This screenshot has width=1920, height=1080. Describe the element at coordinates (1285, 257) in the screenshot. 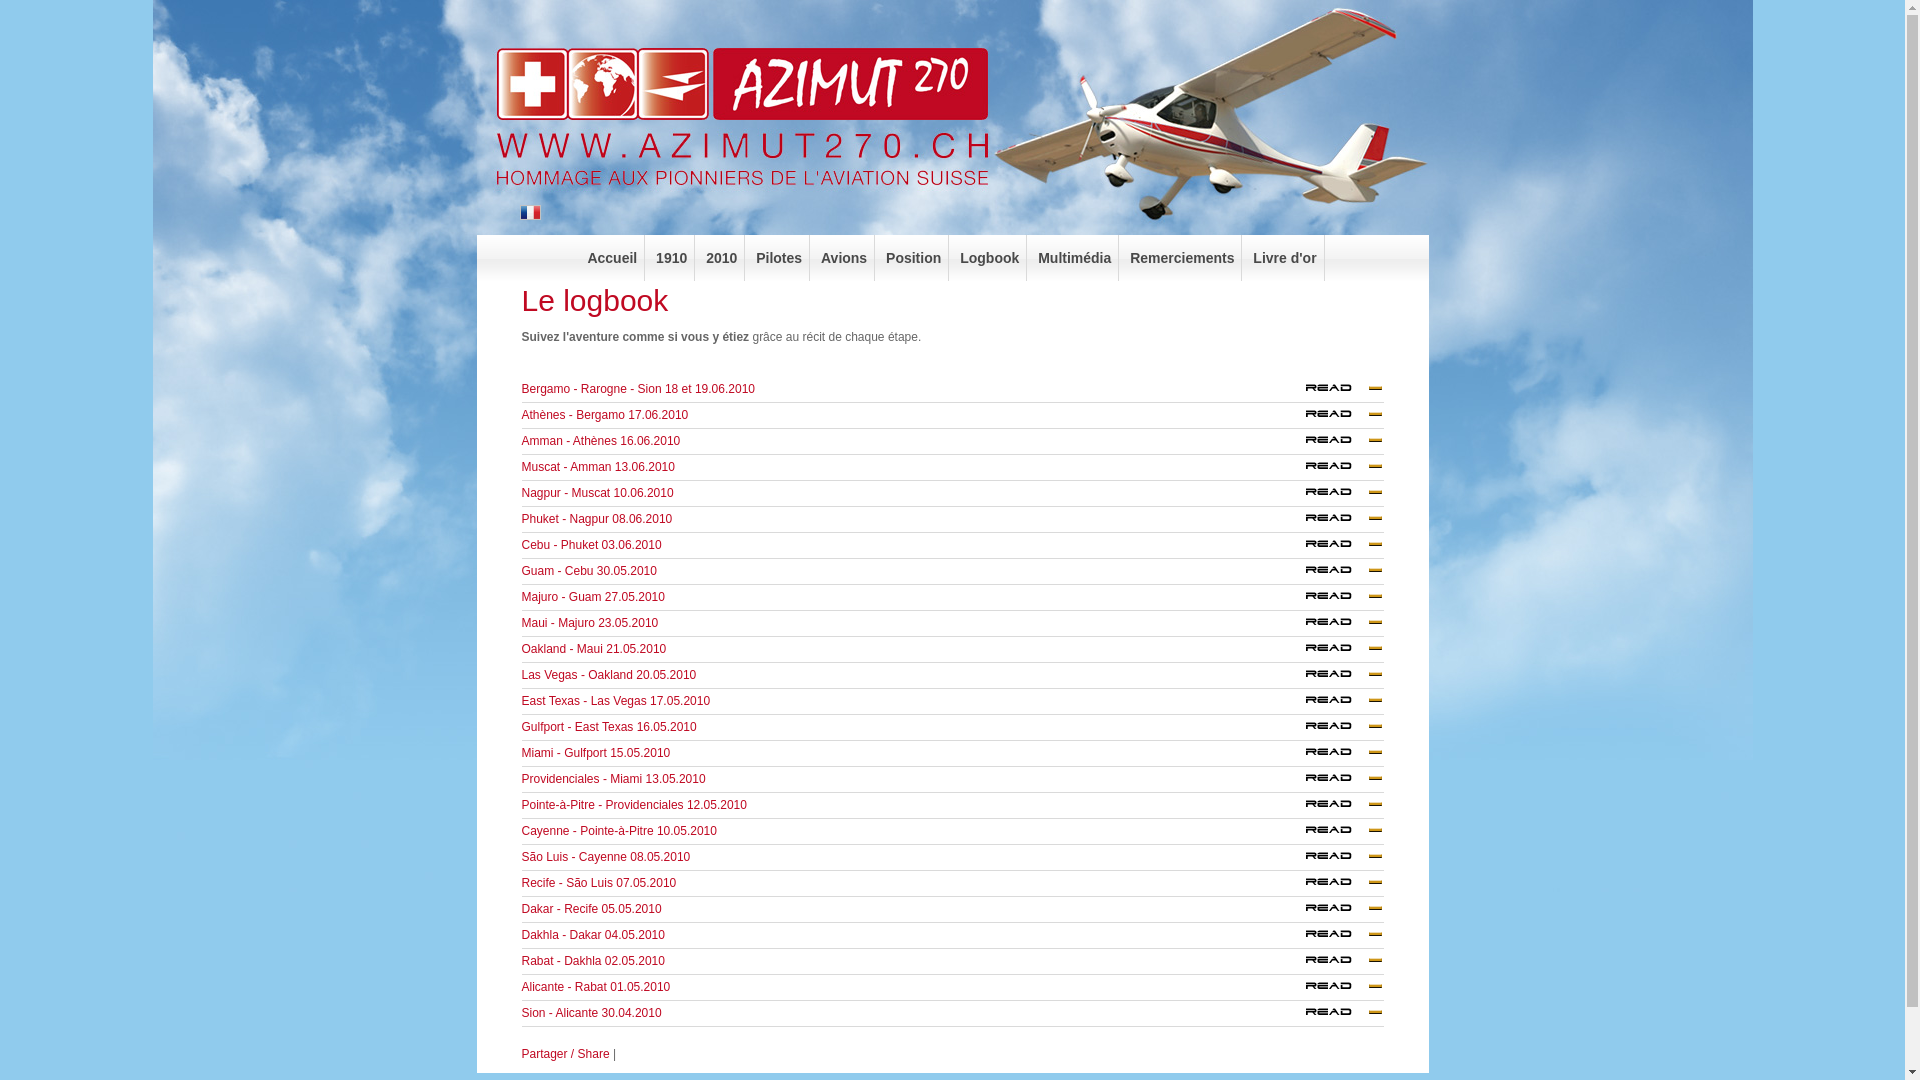

I see `'Livre d'or'` at that location.